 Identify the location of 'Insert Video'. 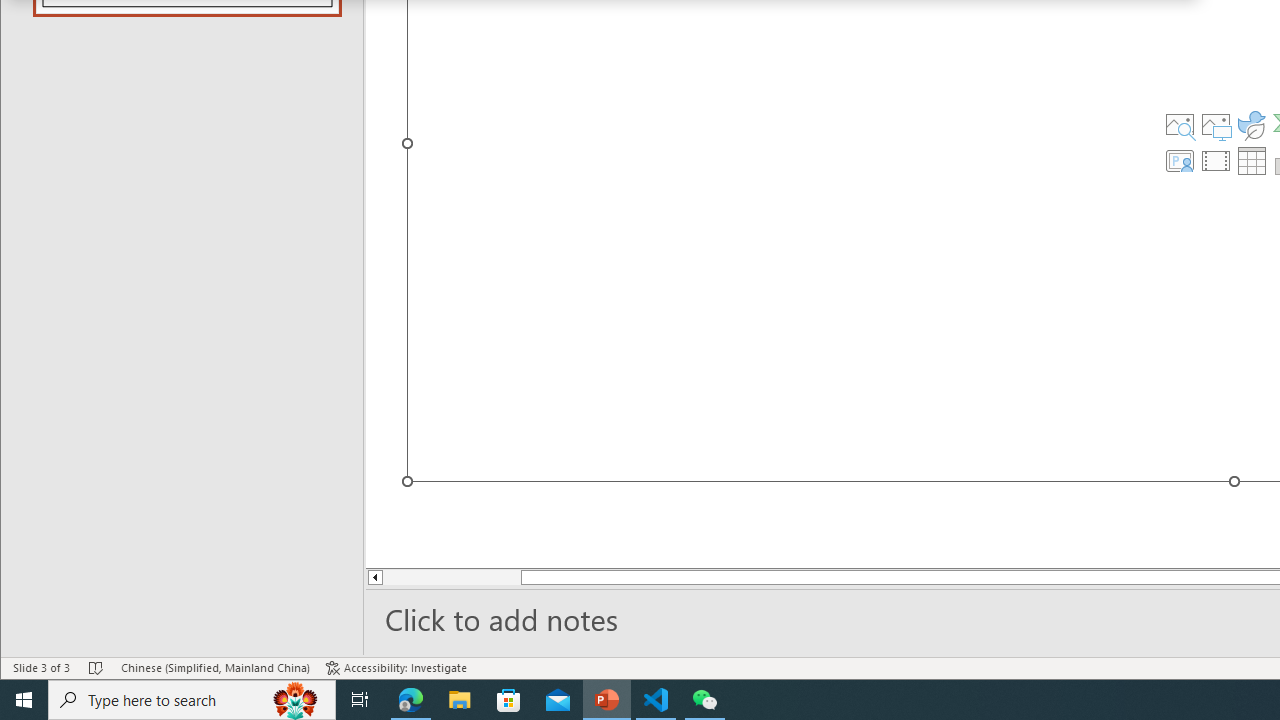
(1215, 159).